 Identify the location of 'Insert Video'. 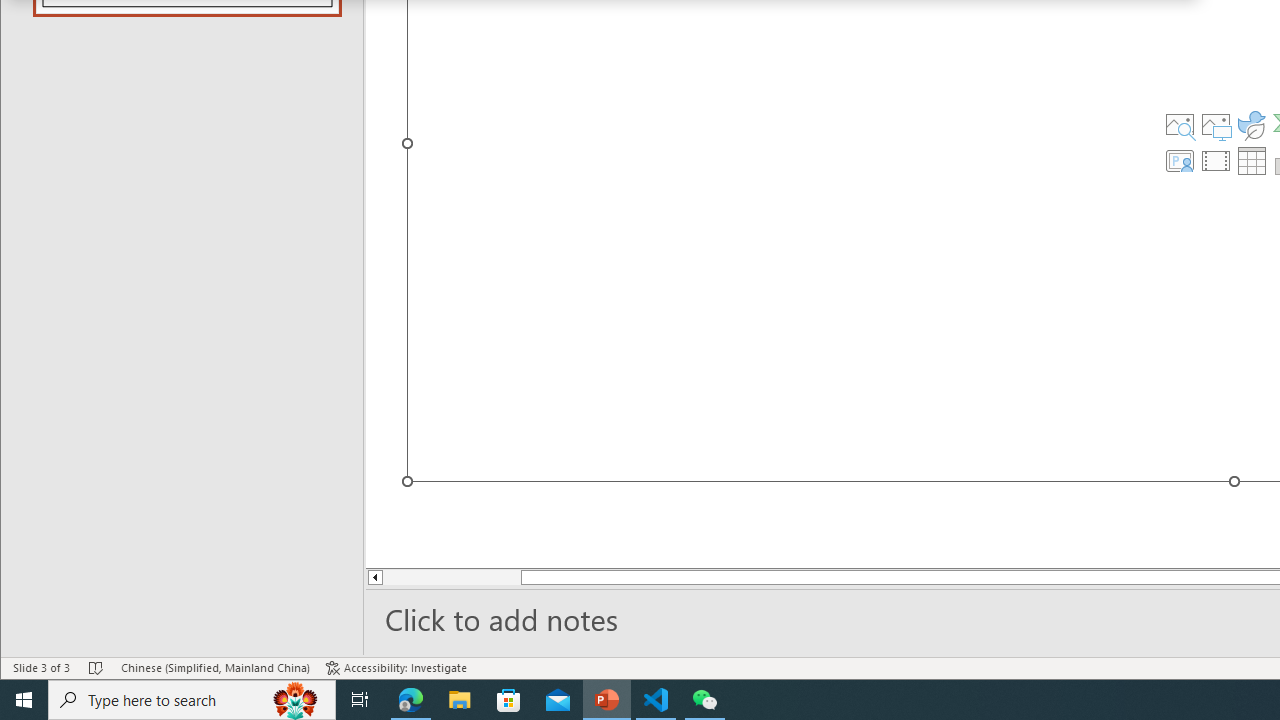
(1215, 159).